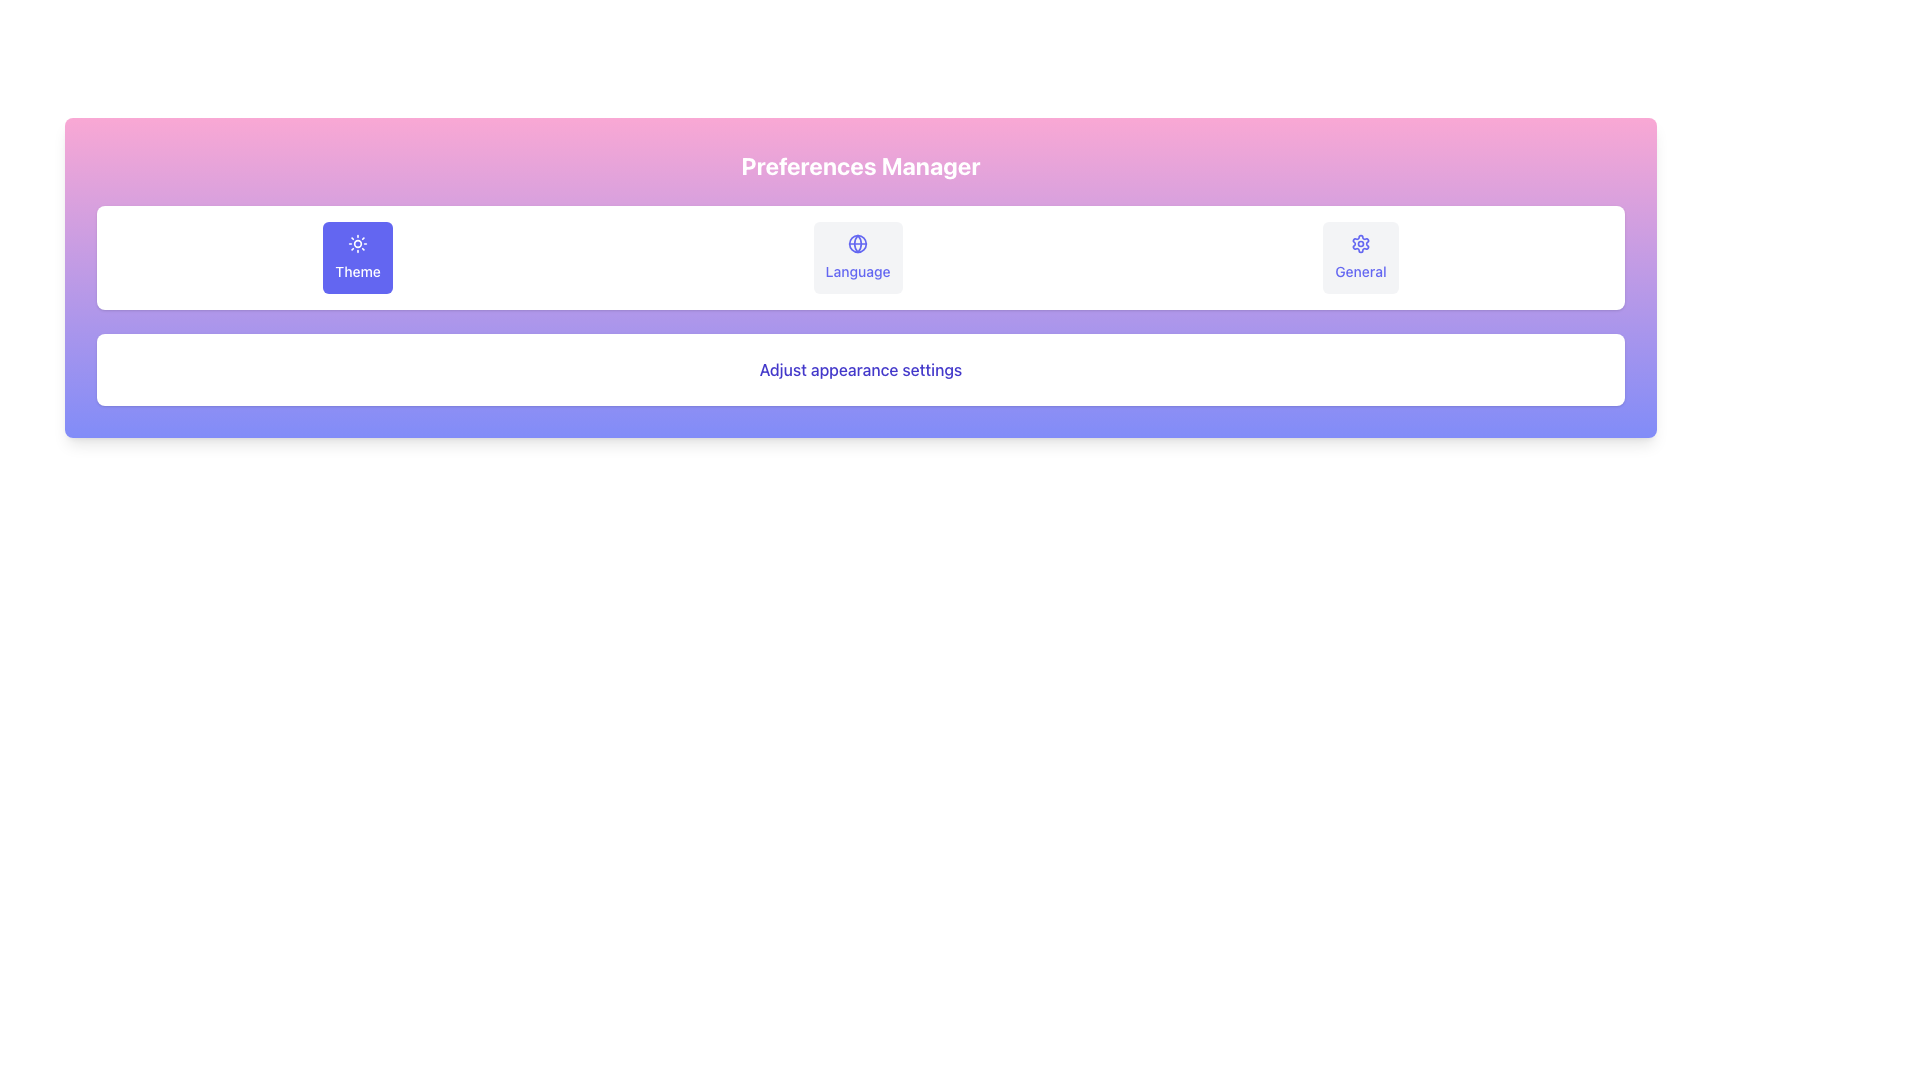 This screenshot has height=1080, width=1920. What do you see at coordinates (358, 272) in the screenshot?
I see `the label indicating 'Theme' settings, which is located below the sun icon in the Preferences Manager interface` at bounding box center [358, 272].